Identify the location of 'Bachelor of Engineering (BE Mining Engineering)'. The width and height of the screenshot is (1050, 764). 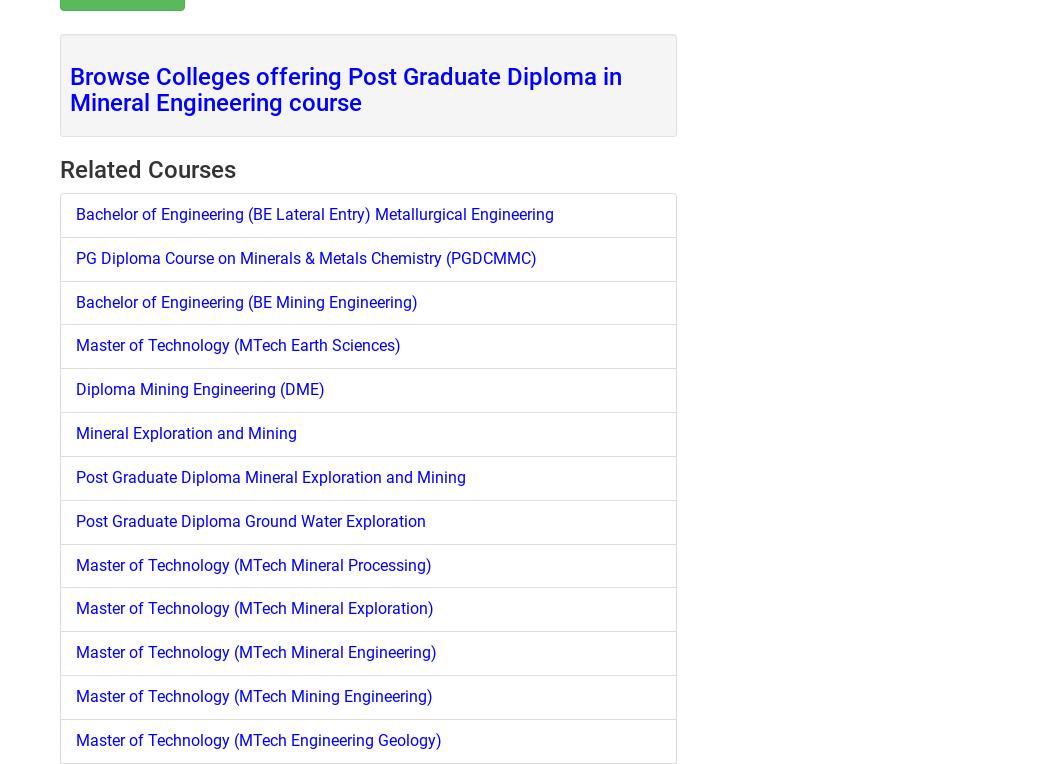
(246, 300).